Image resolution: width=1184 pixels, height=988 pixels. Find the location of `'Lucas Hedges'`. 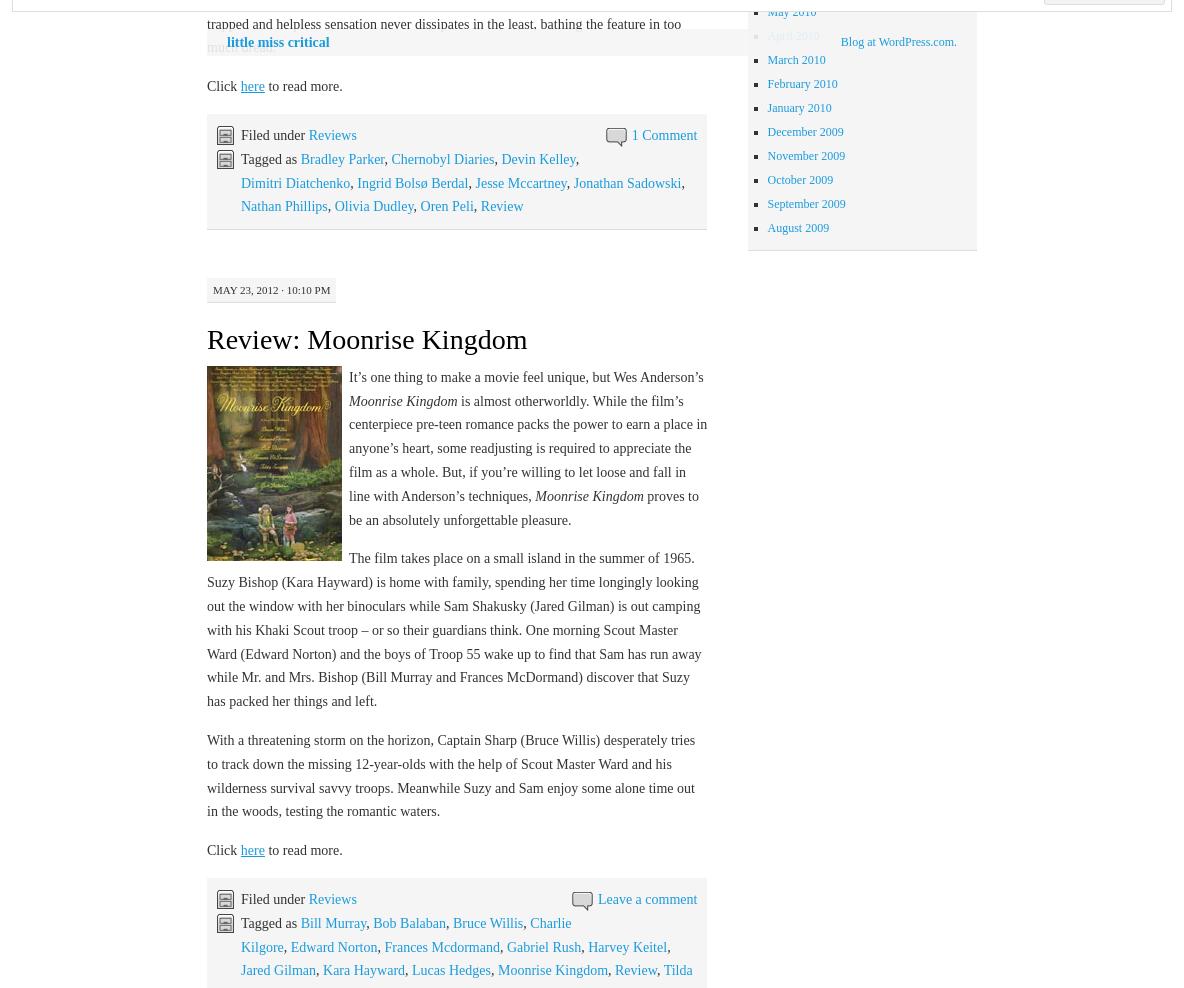

'Lucas Hedges' is located at coordinates (449, 970).